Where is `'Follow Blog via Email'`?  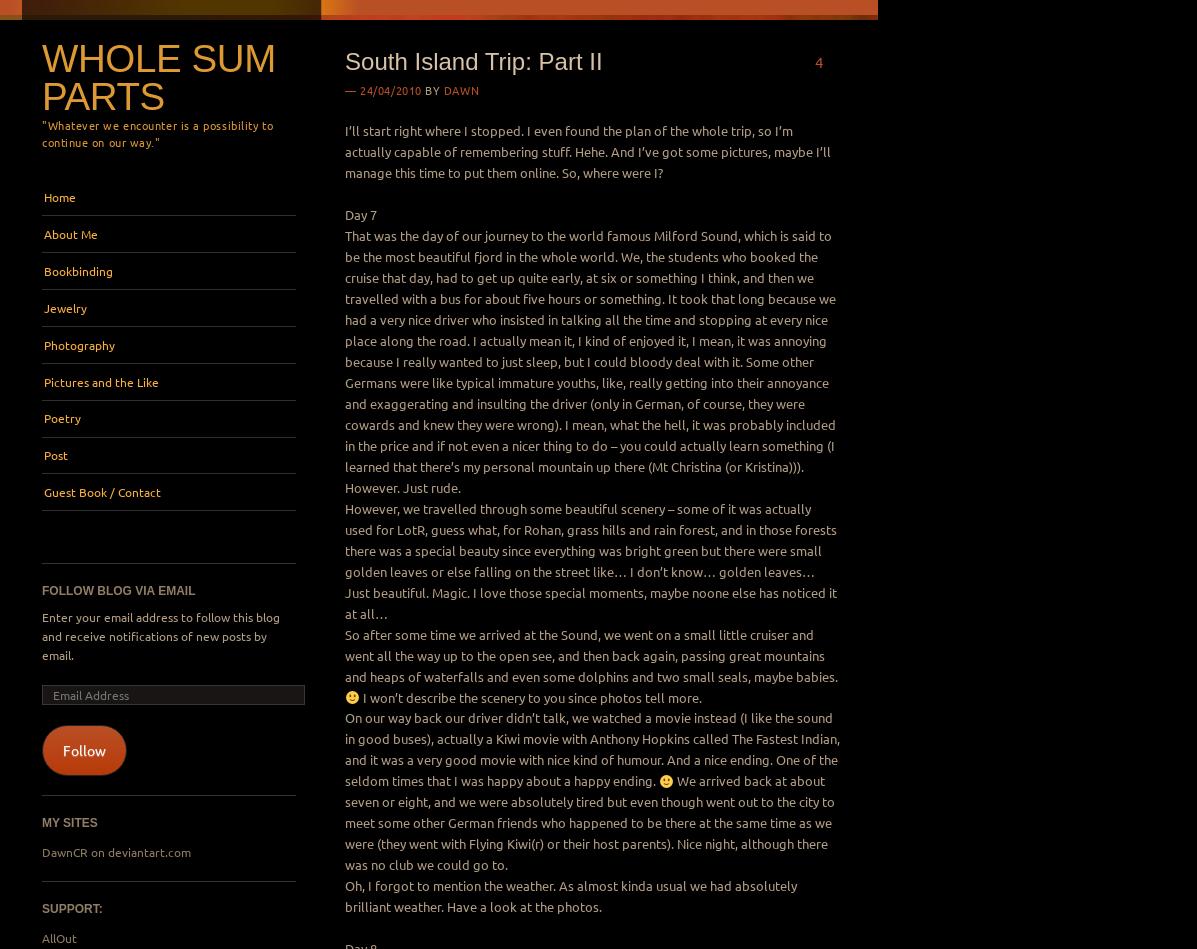 'Follow Blog via Email' is located at coordinates (117, 590).